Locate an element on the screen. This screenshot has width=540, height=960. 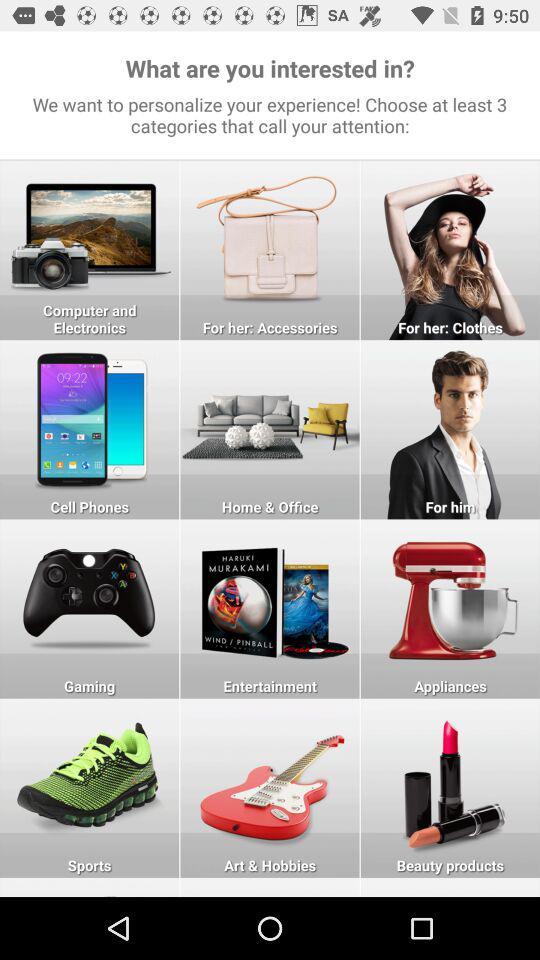
game symbol is located at coordinates (88, 608).